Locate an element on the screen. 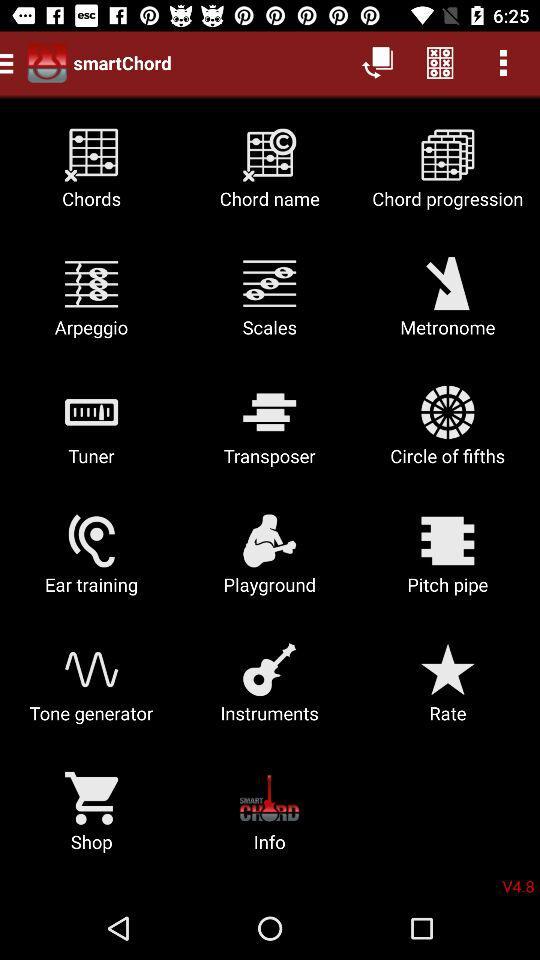 The width and height of the screenshot is (540, 960). the tuner is located at coordinates (90, 433).